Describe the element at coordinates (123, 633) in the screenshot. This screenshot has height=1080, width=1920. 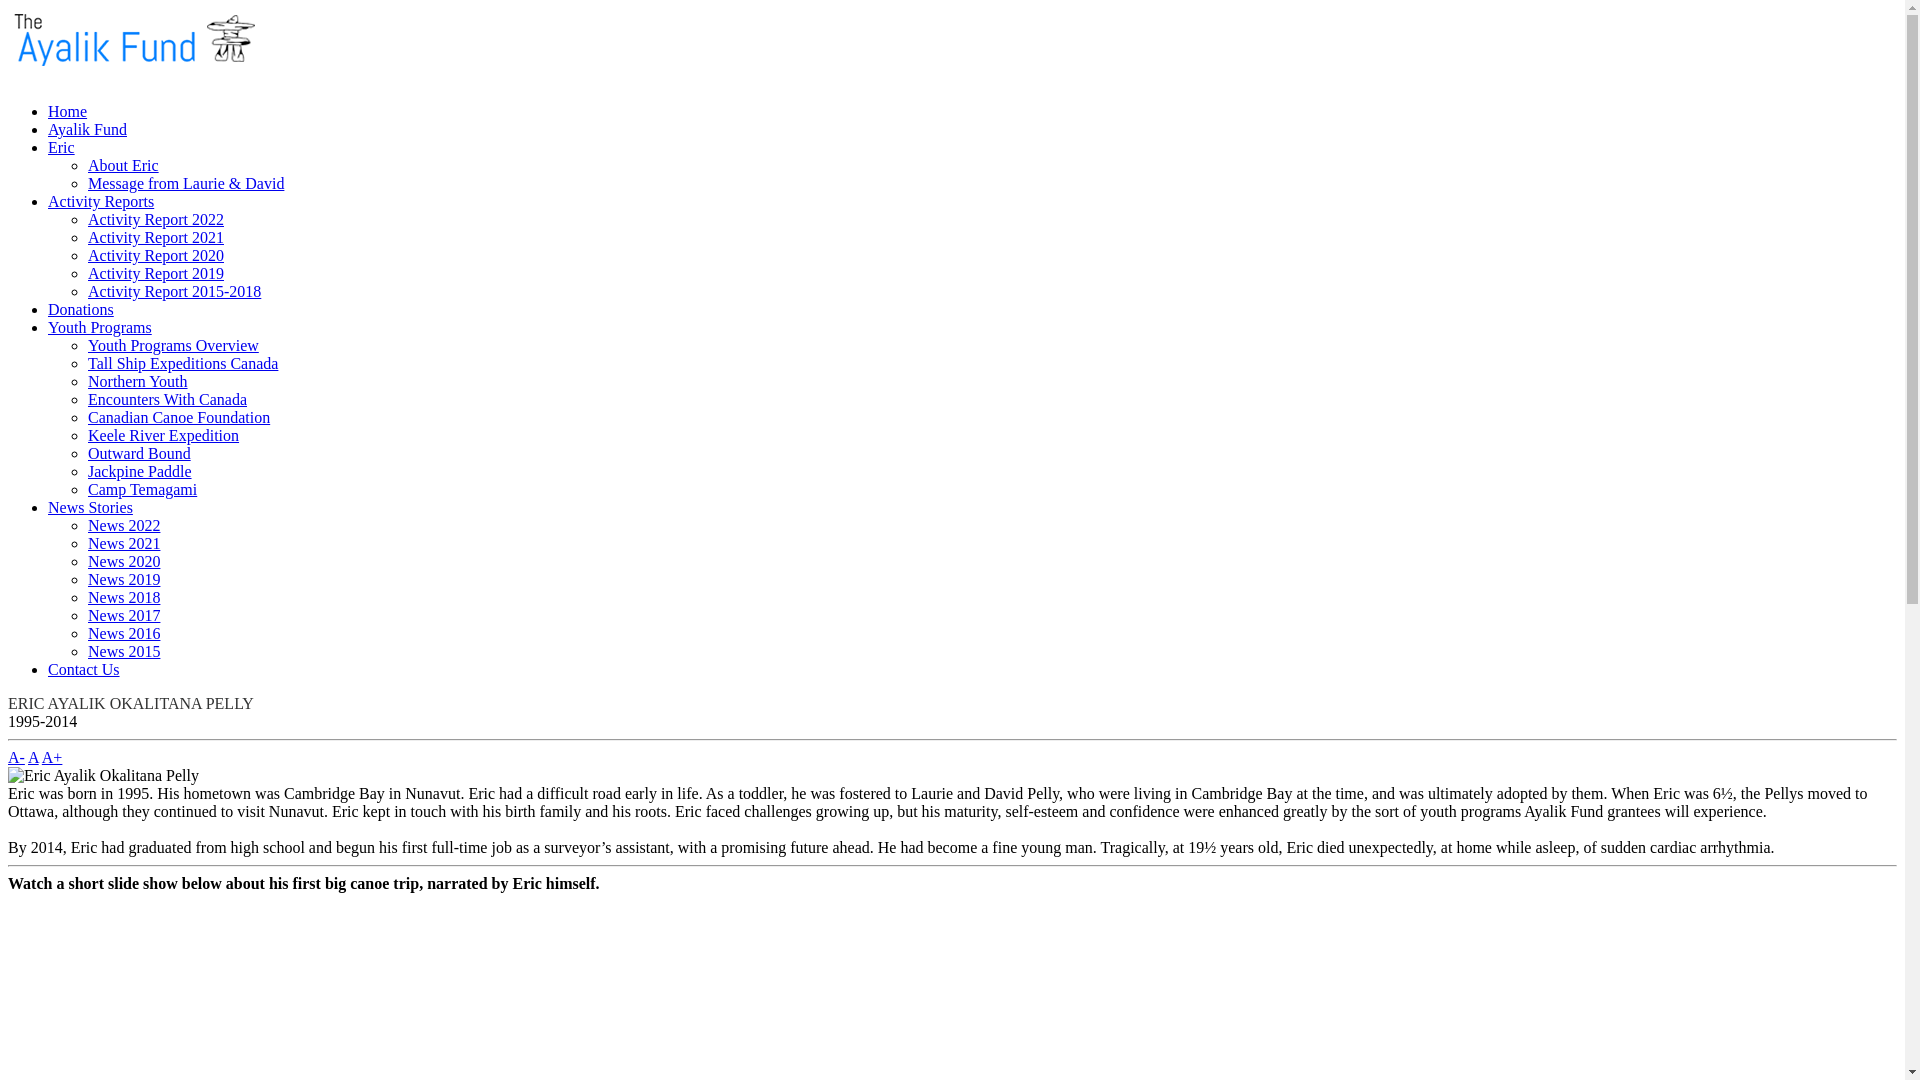
I see `'News 2016'` at that location.